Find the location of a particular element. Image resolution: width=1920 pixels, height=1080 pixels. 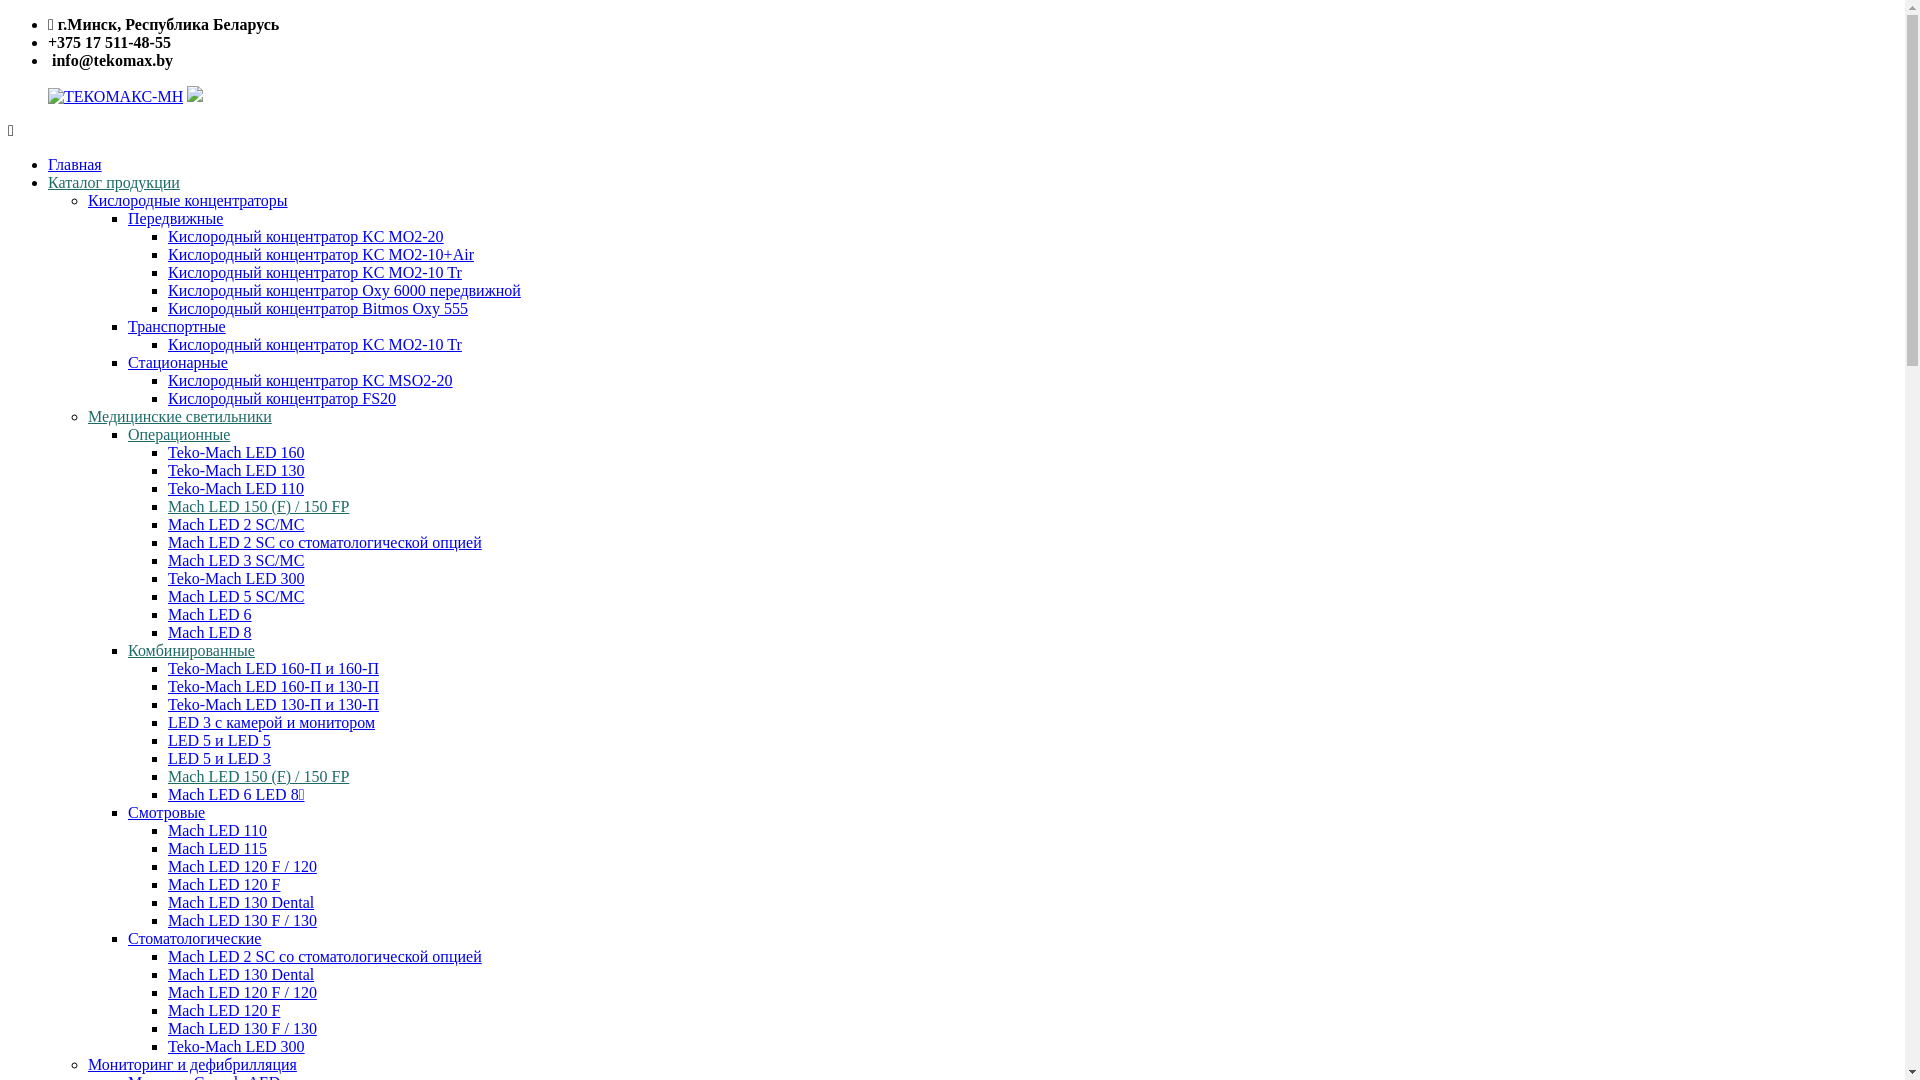

'Teko-Mach LED 160' is located at coordinates (236, 452).